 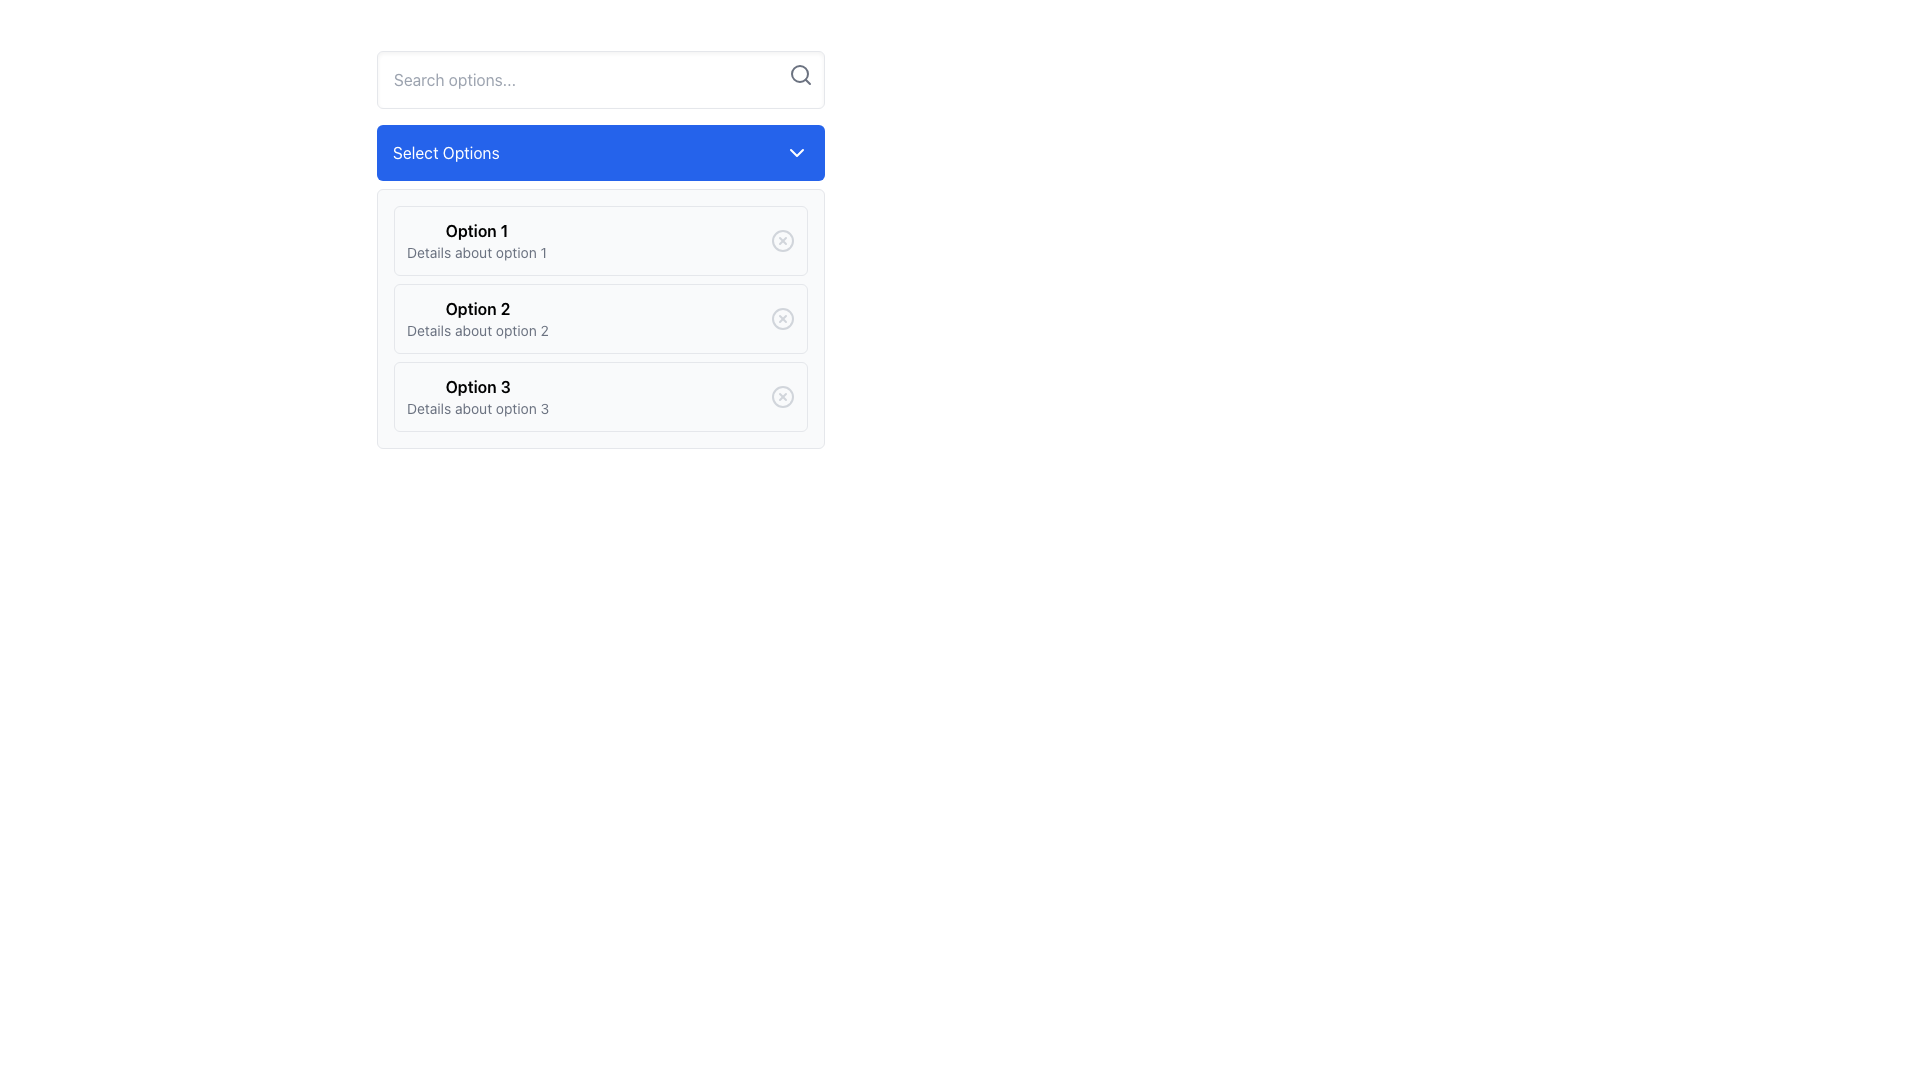 I want to click on the Decorative Icon located in the second option block aligned with 'Option 2' on the right side, which serves as a status indicator, so click(x=781, y=318).